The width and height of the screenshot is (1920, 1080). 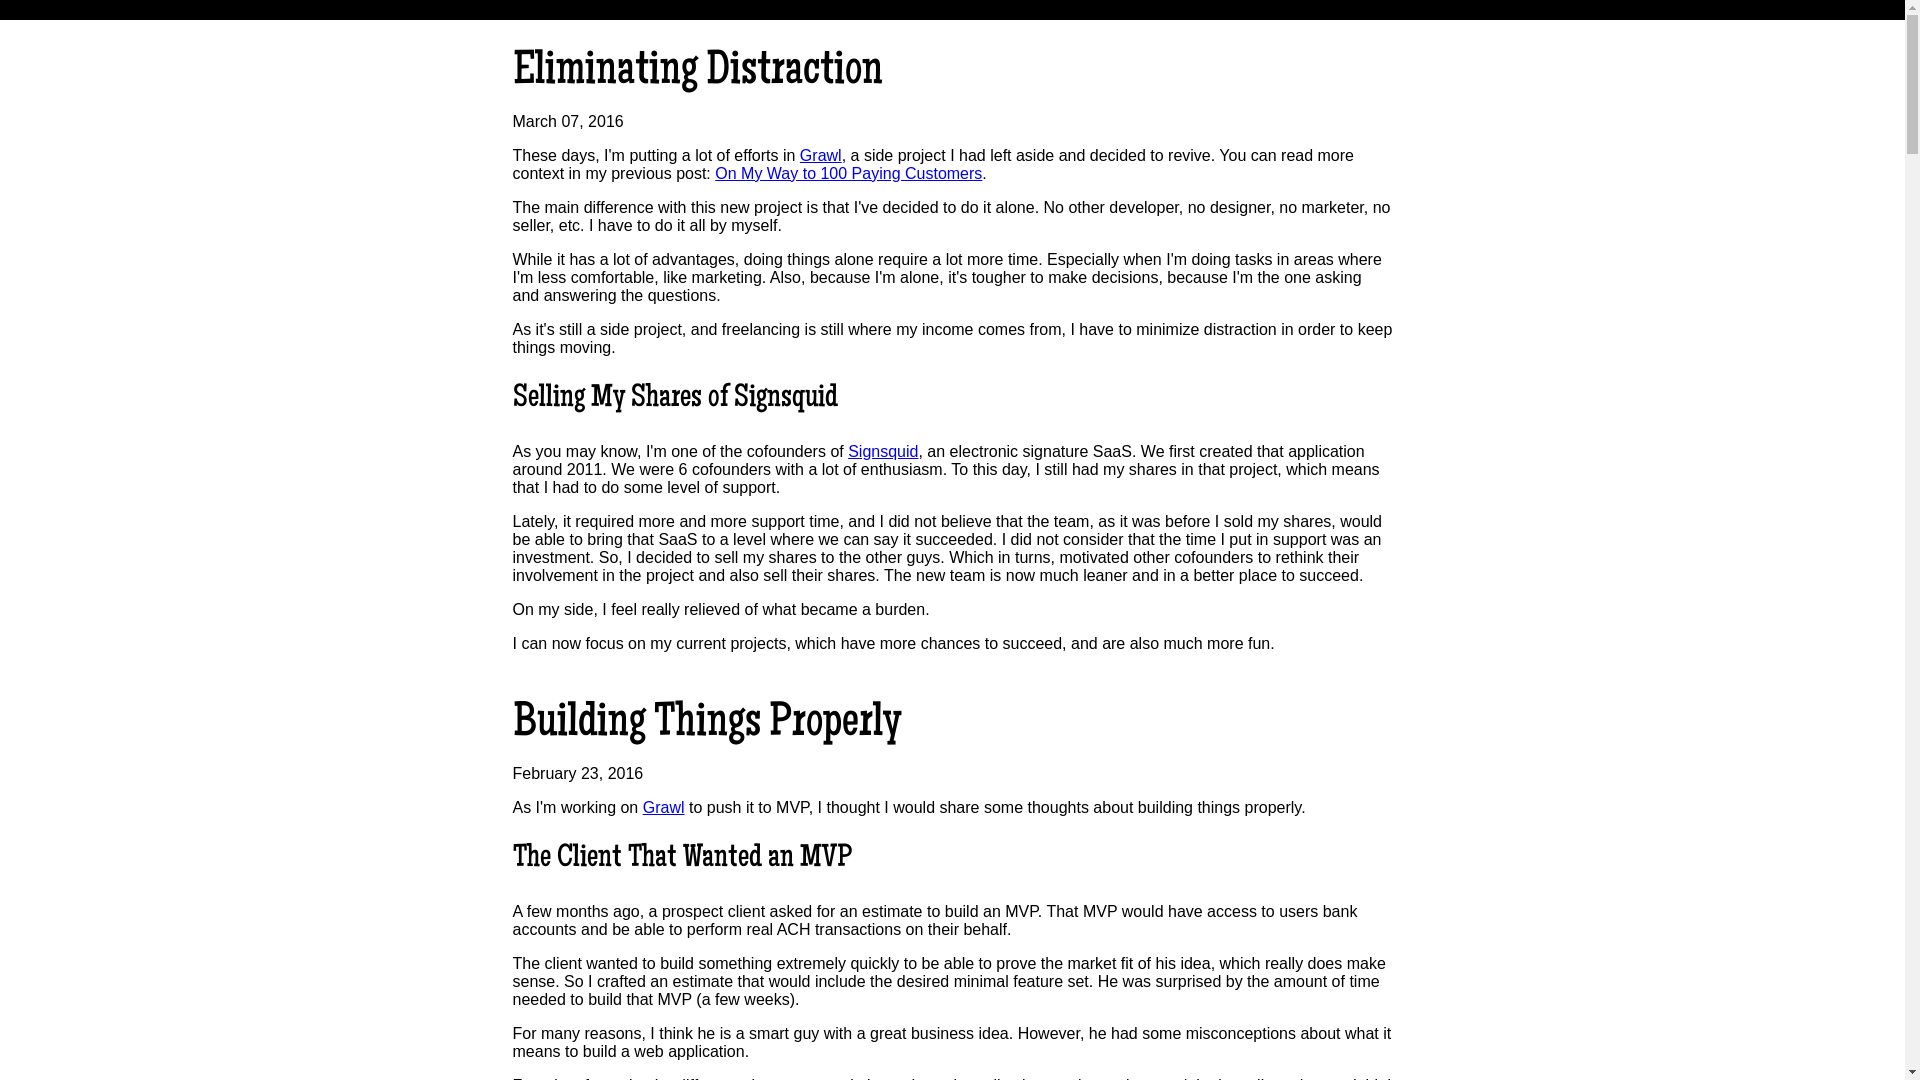 What do you see at coordinates (820, 154) in the screenshot?
I see `'Grawl'` at bounding box center [820, 154].